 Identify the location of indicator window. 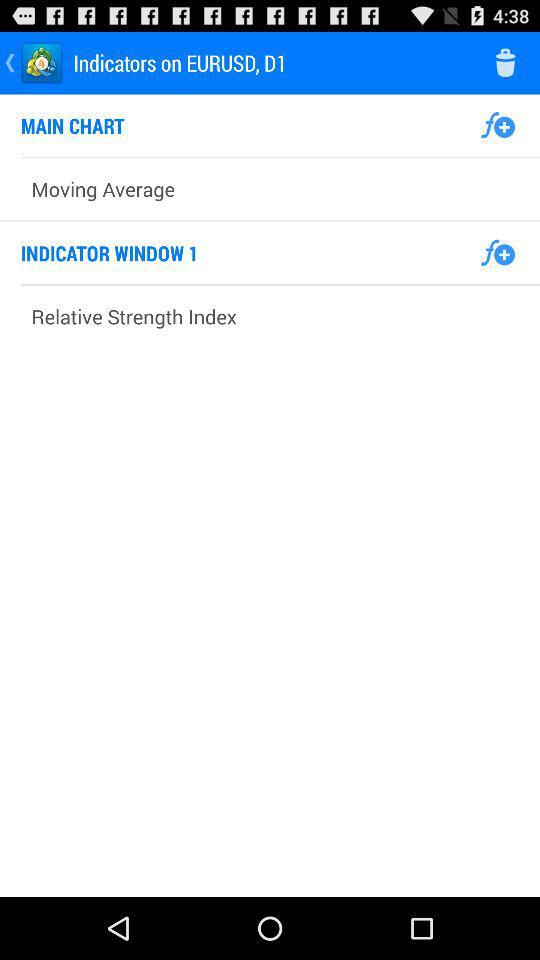
(496, 252).